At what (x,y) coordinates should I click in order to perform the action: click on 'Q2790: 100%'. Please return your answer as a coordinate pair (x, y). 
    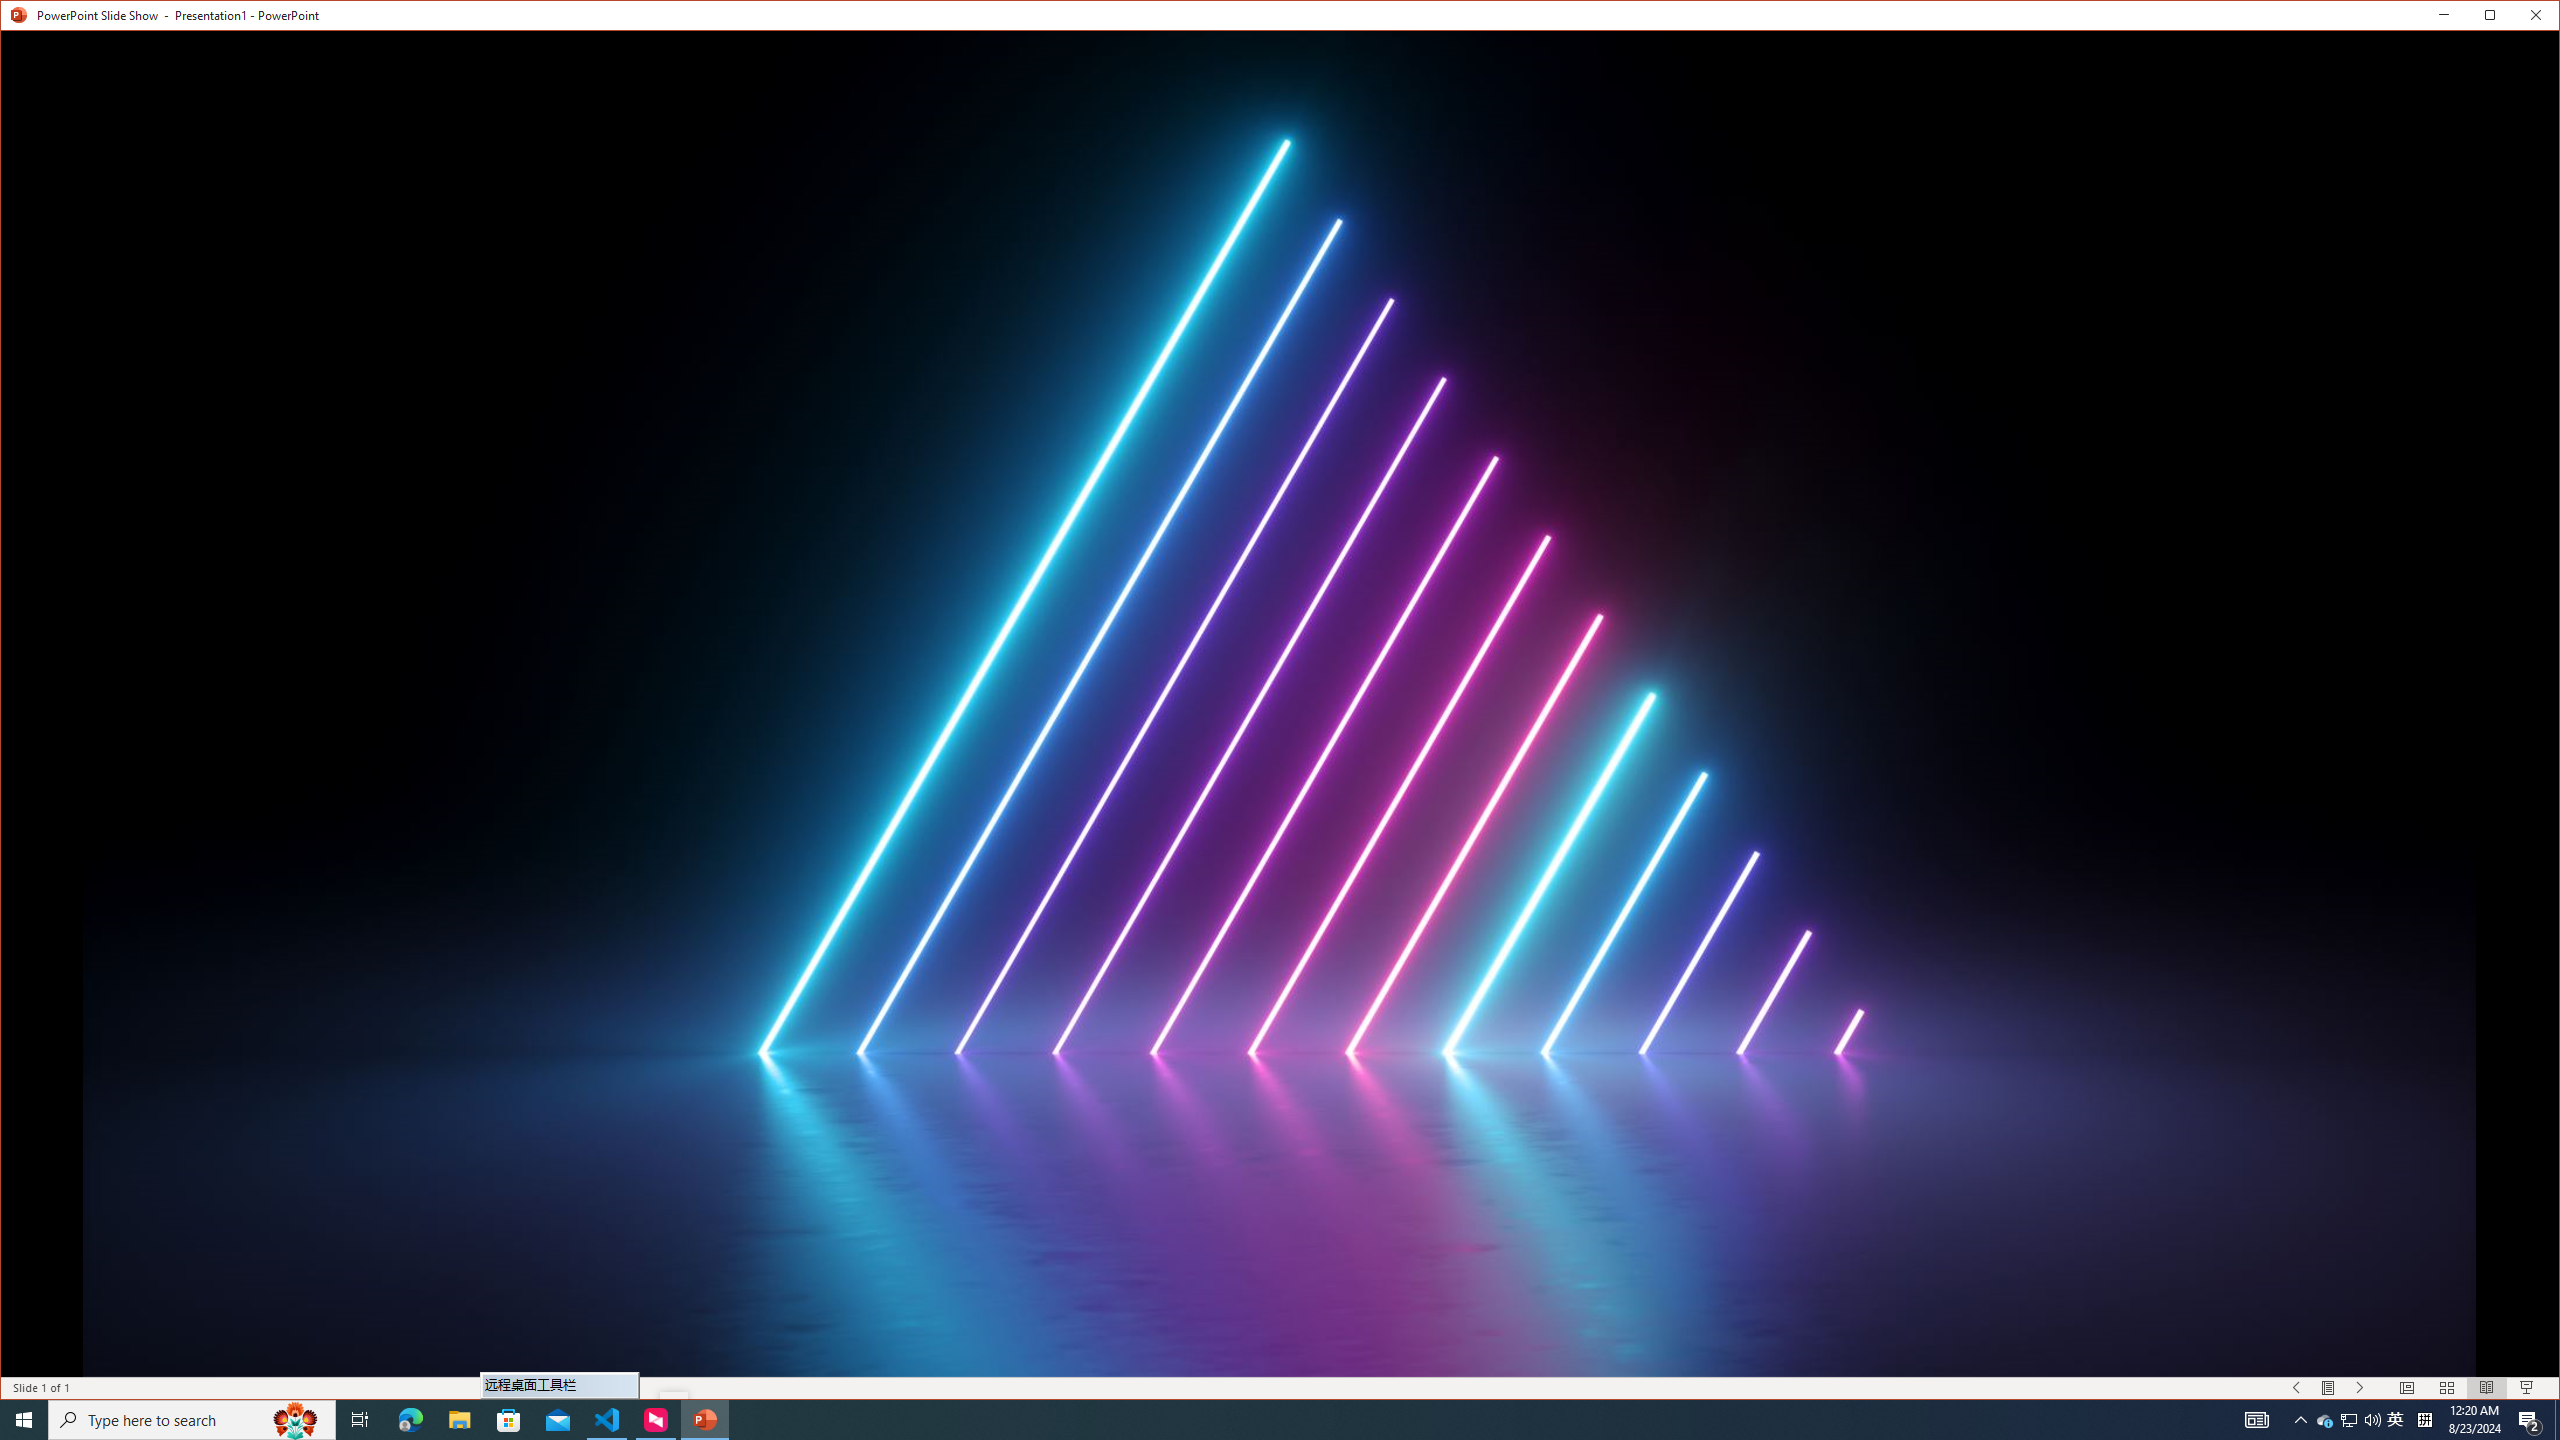
    Looking at the image, I should click on (2372, 1418).